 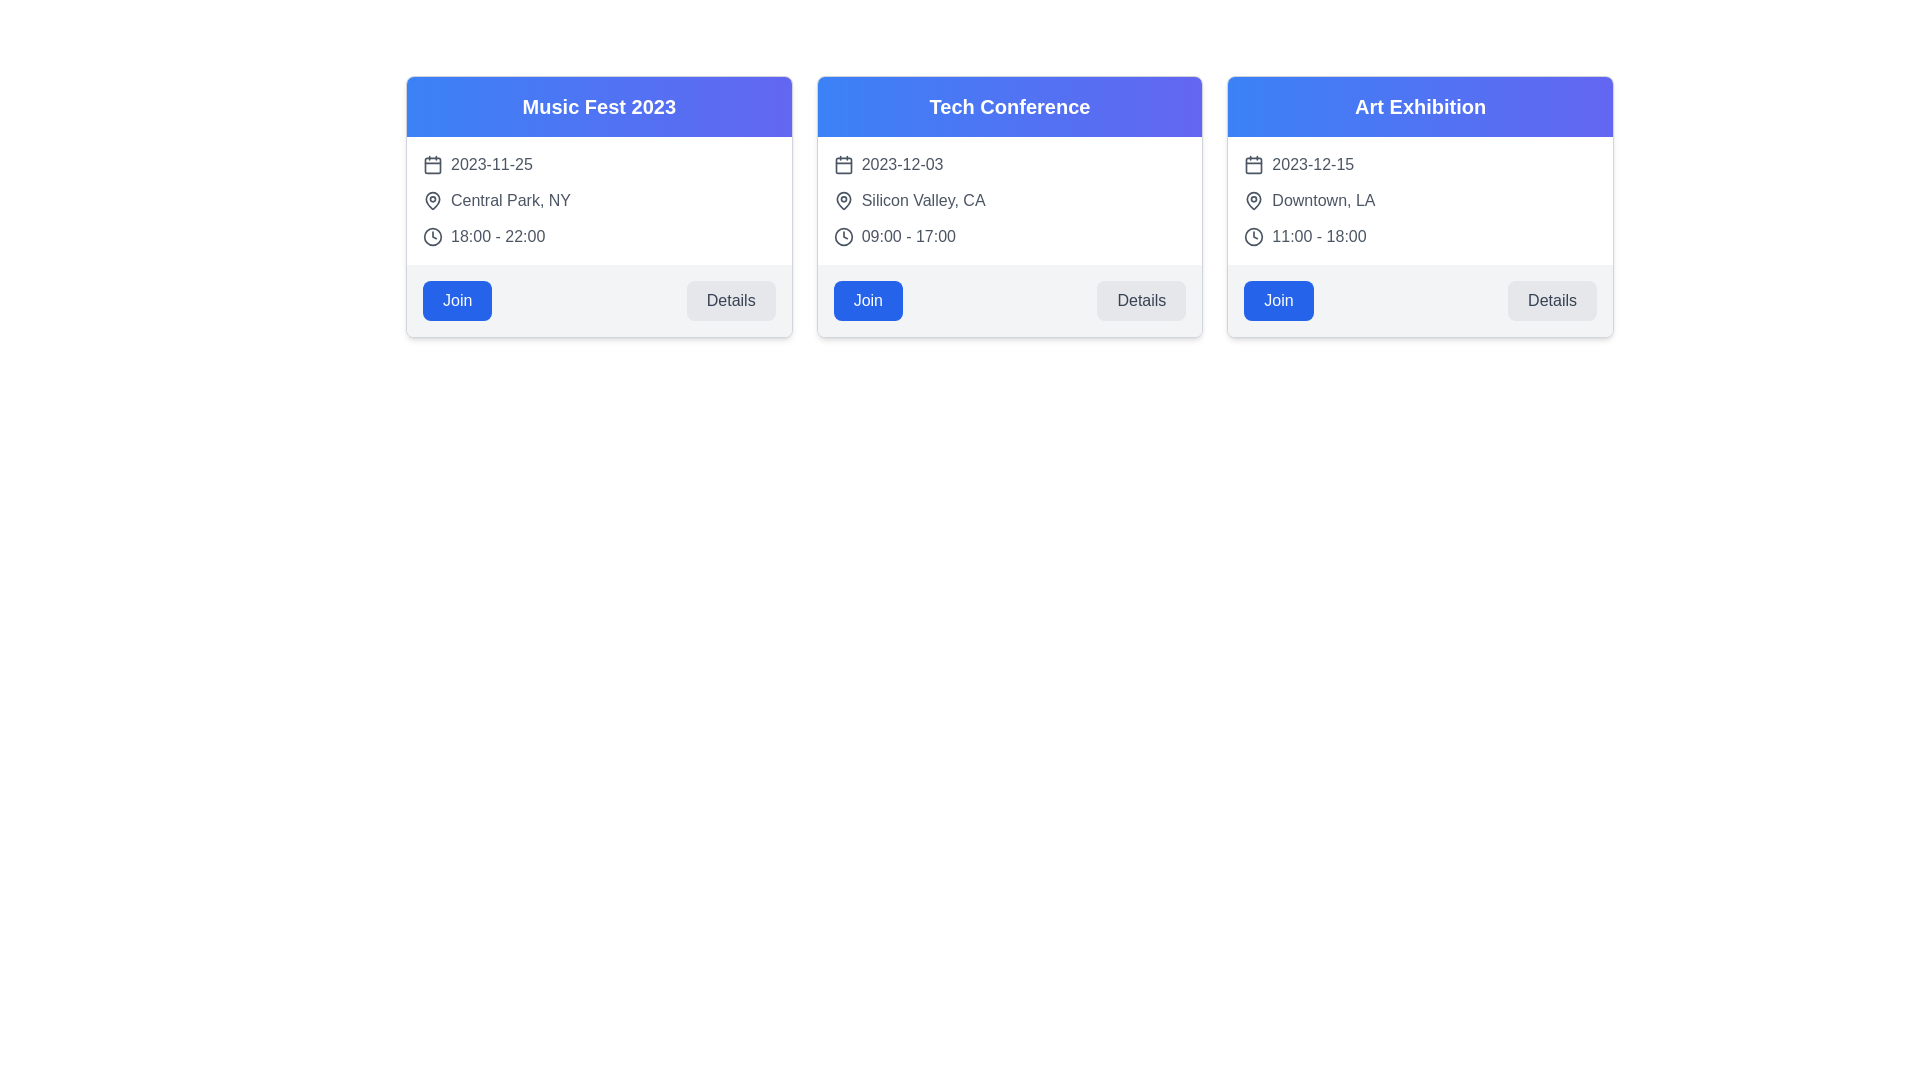 I want to click on the decorative rectangular shape within the SVG calendar icon, which enhances the visual design and indicates its purpose as a date representation for the 'Tech Conference' card, so click(x=843, y=164).